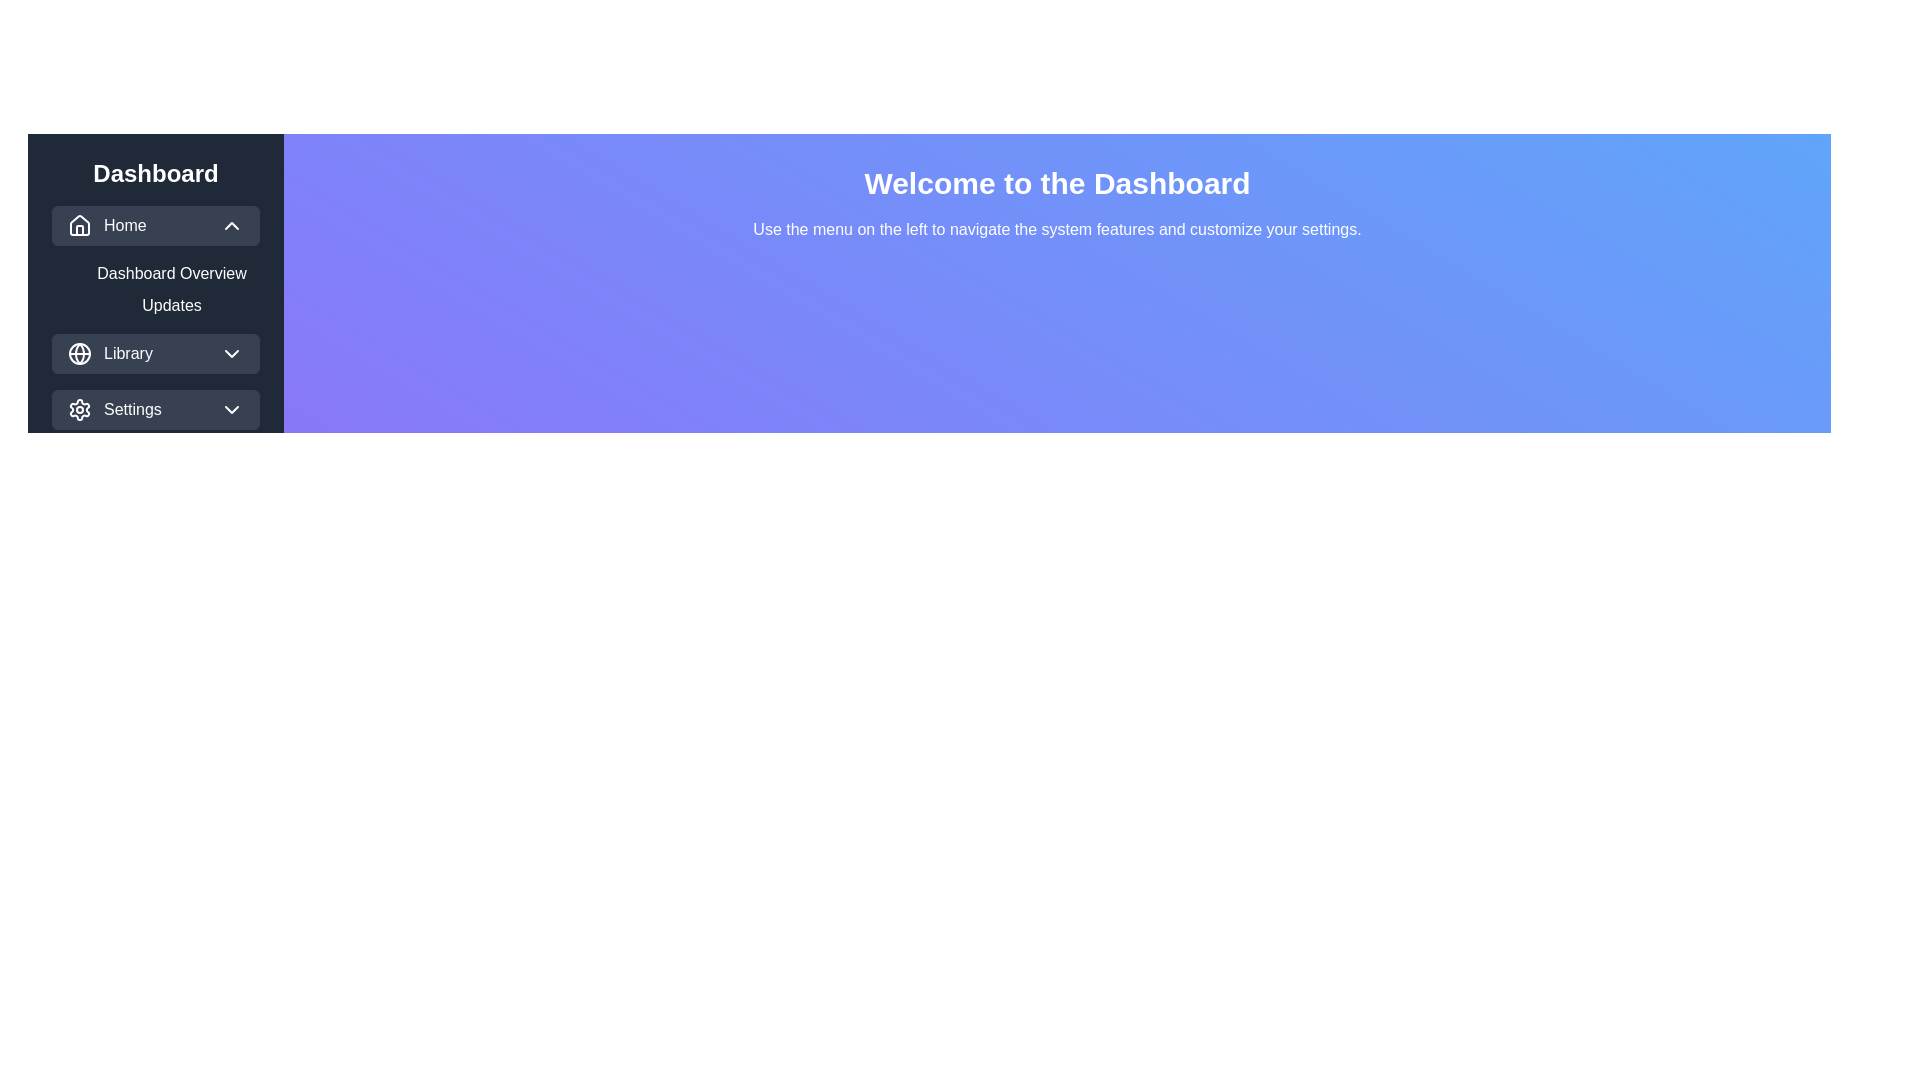 This screenshot has width=1920, height=1080. What do you see at coordinates (113, 408) in the screenshot?
I see `the settings option in the navigation menu` at bounding box center [113, 408].